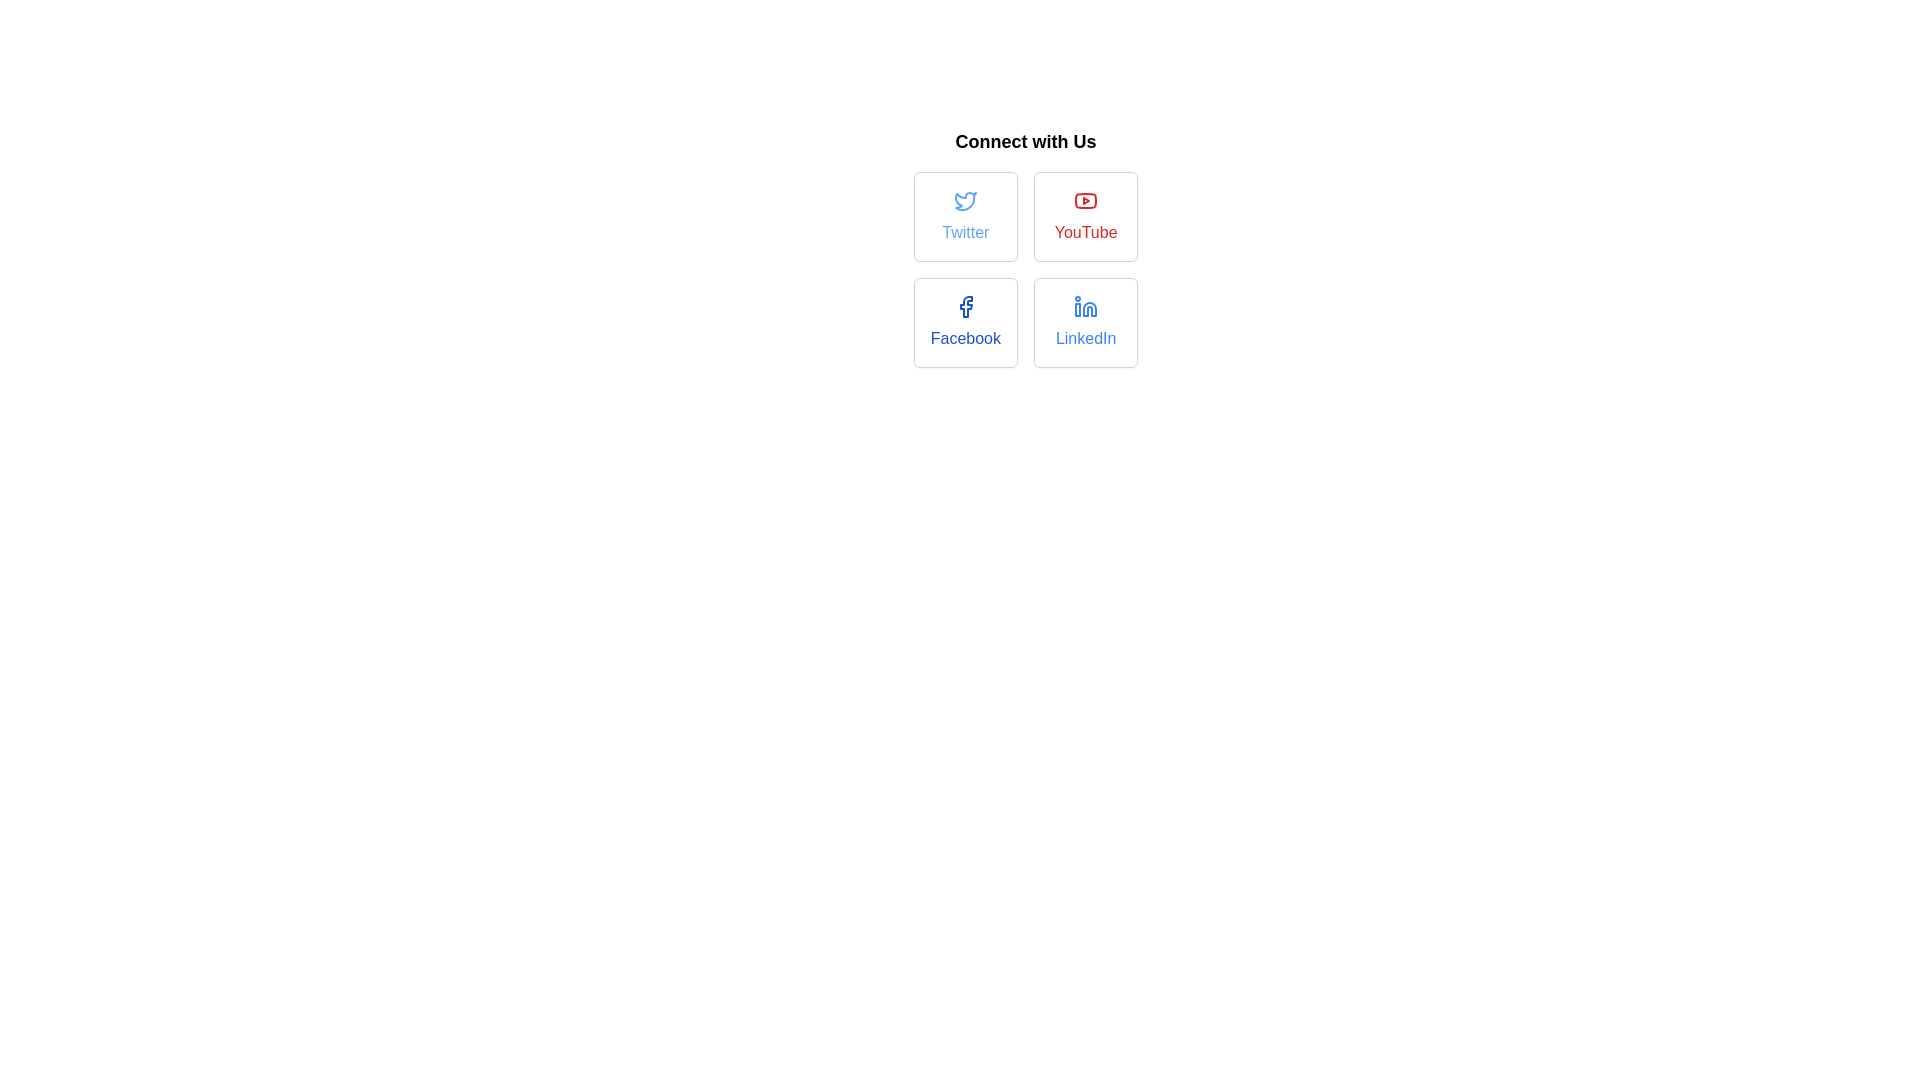 This screenshot has height=1080, width=1920. I want to click on the SVG graphic resembling the YouTube logo, which is part of the second box in the top row of social media buttons, so click(1085, 200).